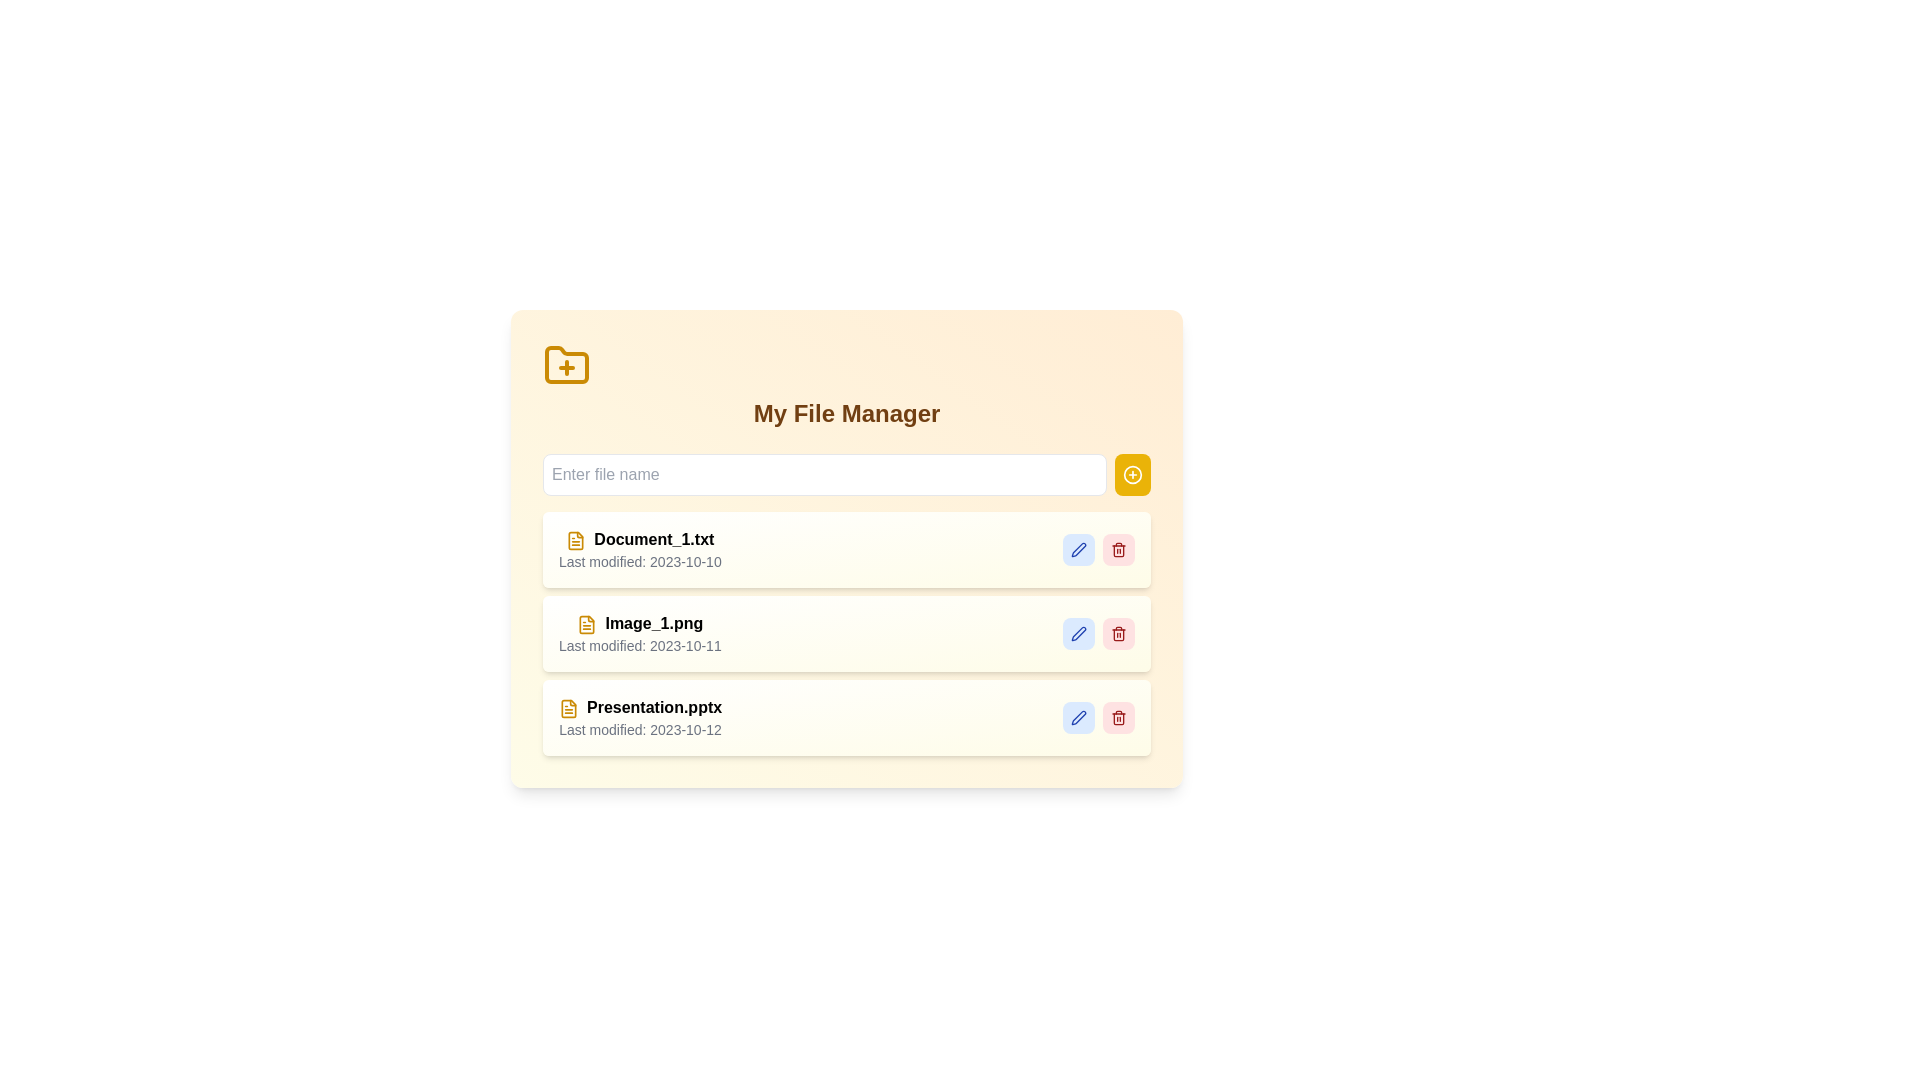  Describe the element at coordinates (1117, 633) in the screenshot. I see `the red delete button with a trash can icon located in the right column of the second file entry` at that location.